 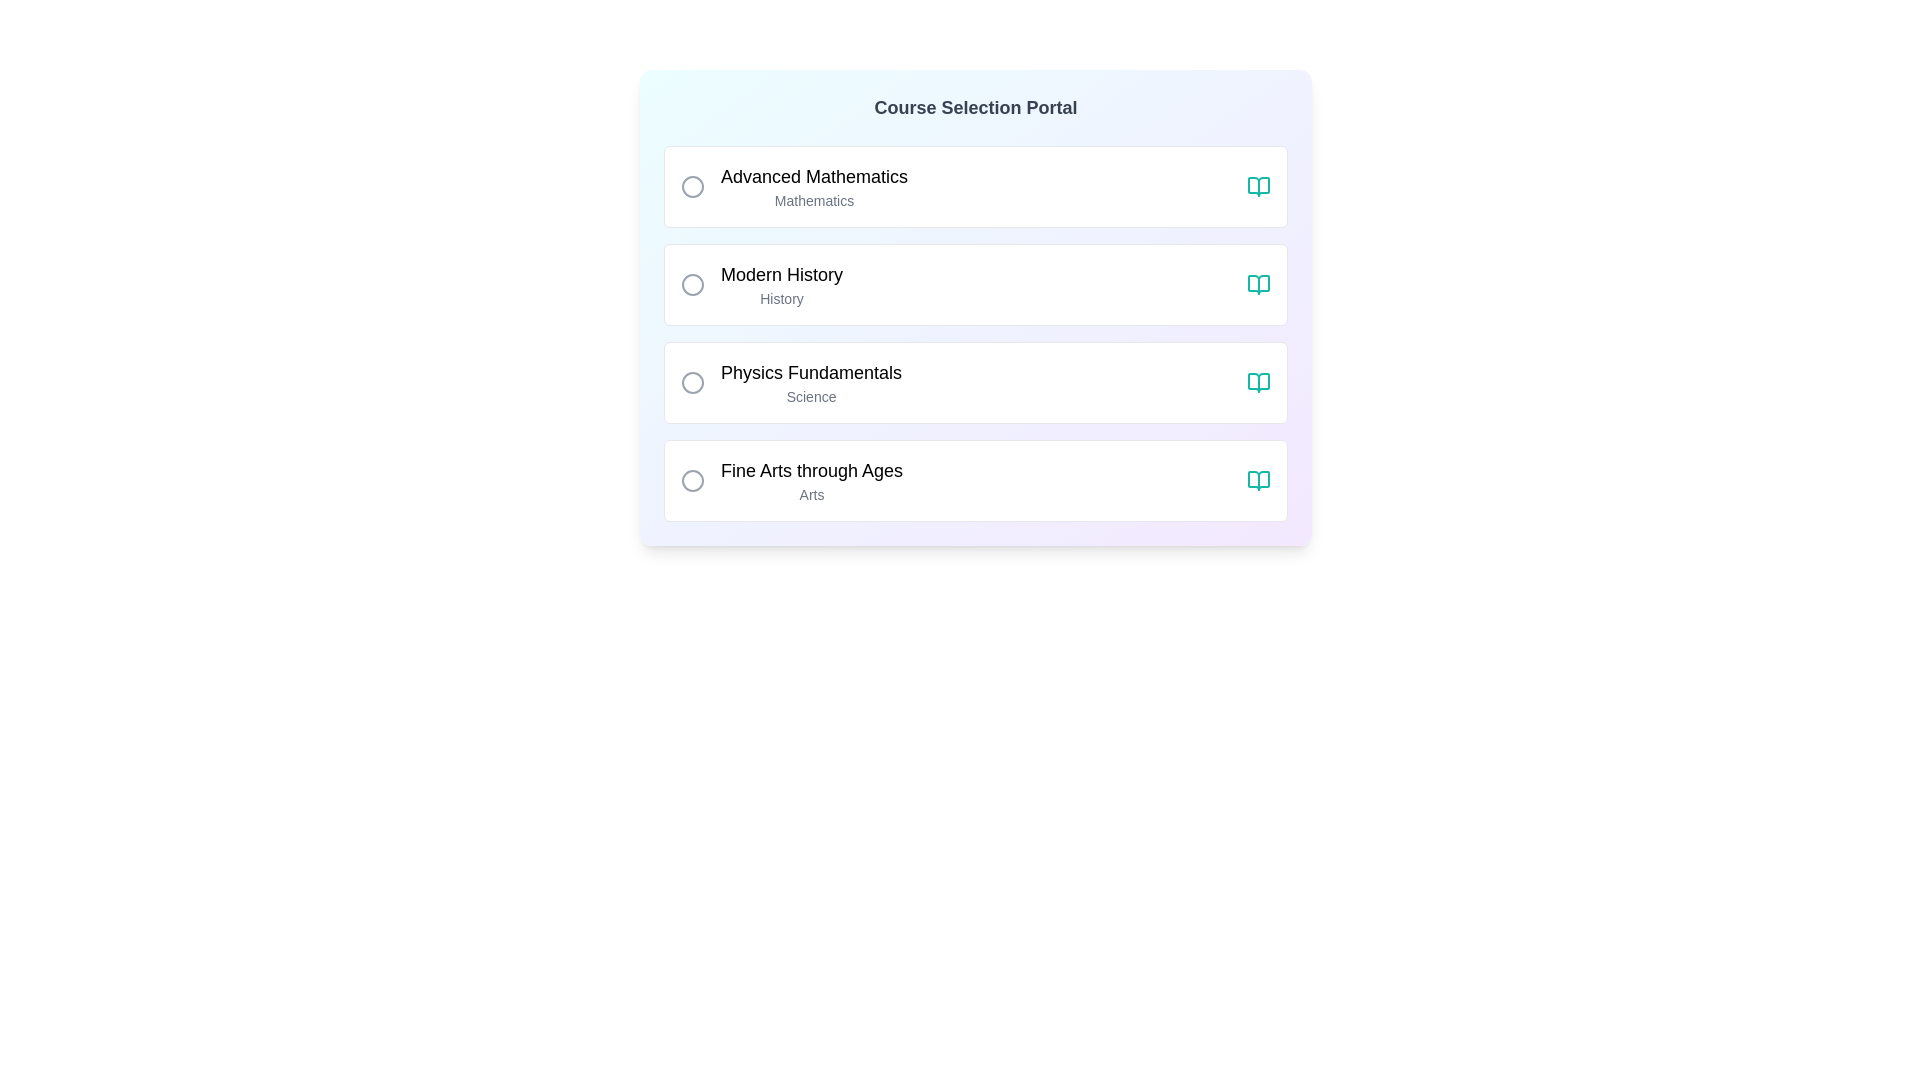 What do you see at coordinates (1257, 285) in the screenshot?
I see `the teal-colored open book icon located at the extreme right of the 'Modern History' course entry` at bounding box center [1257, 285].